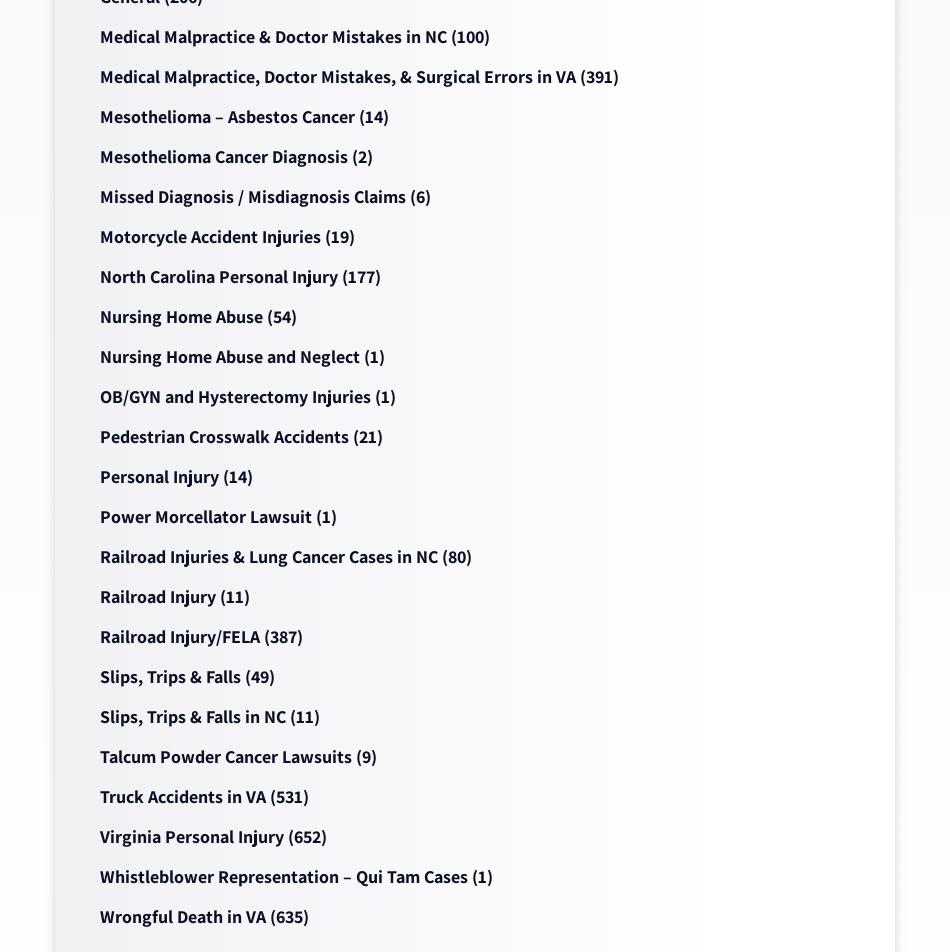  I want to click on '(531)', so click(286, 796).